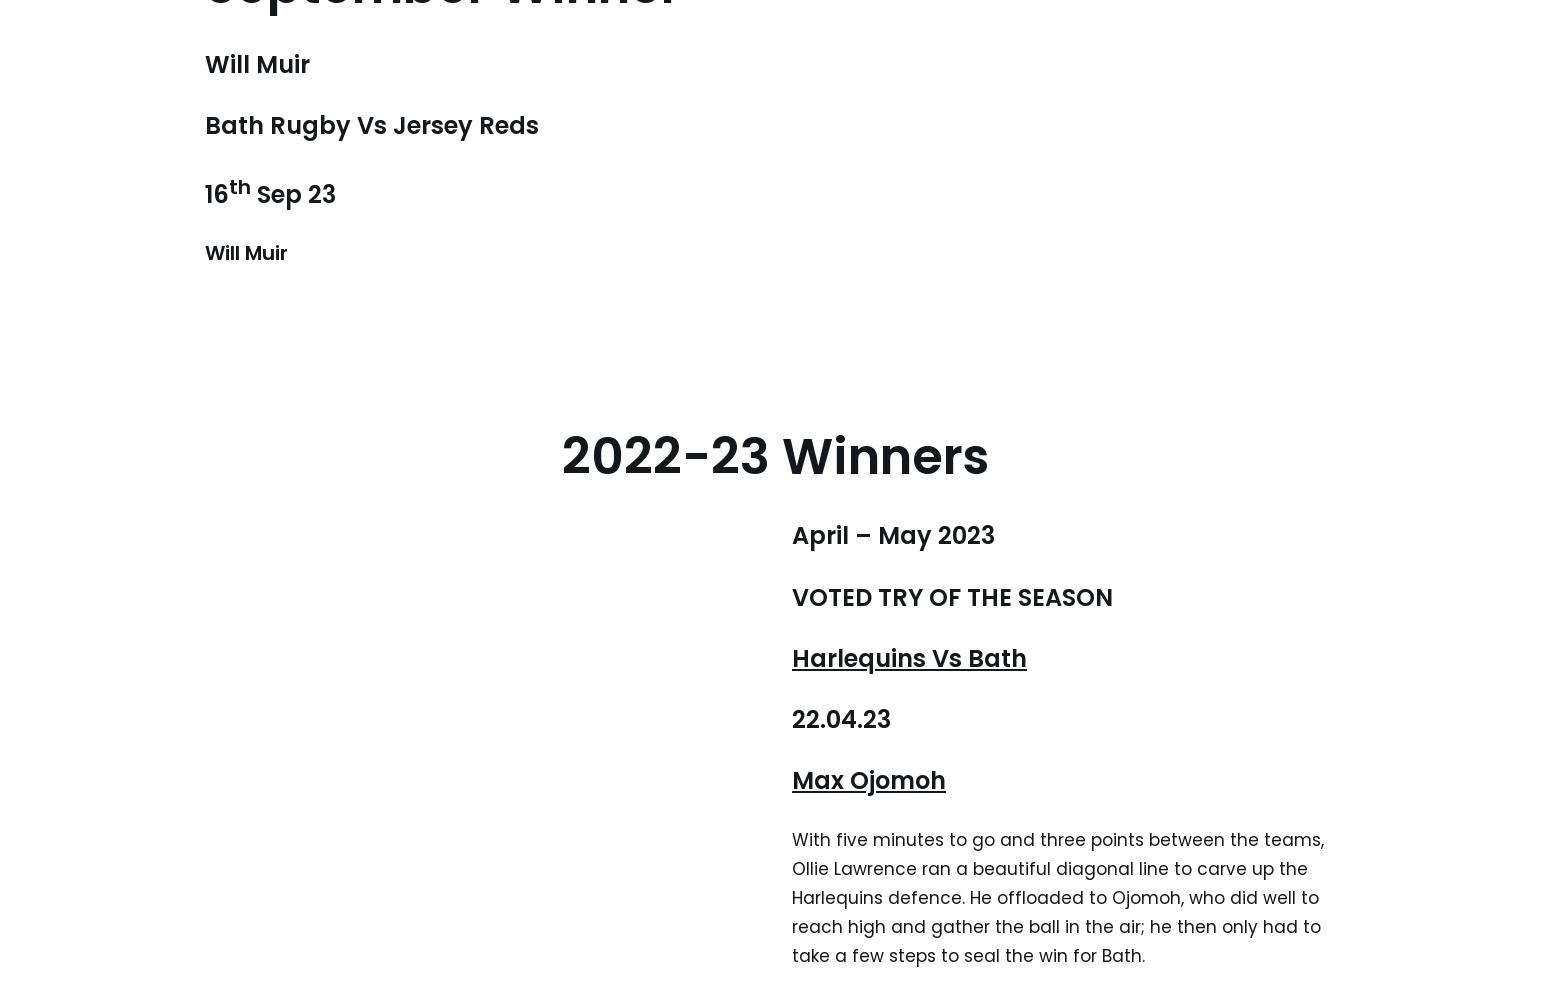 The height and width of the screenshot is (984, 1550). I want to click on 'Harlequins', so click(861, 657).